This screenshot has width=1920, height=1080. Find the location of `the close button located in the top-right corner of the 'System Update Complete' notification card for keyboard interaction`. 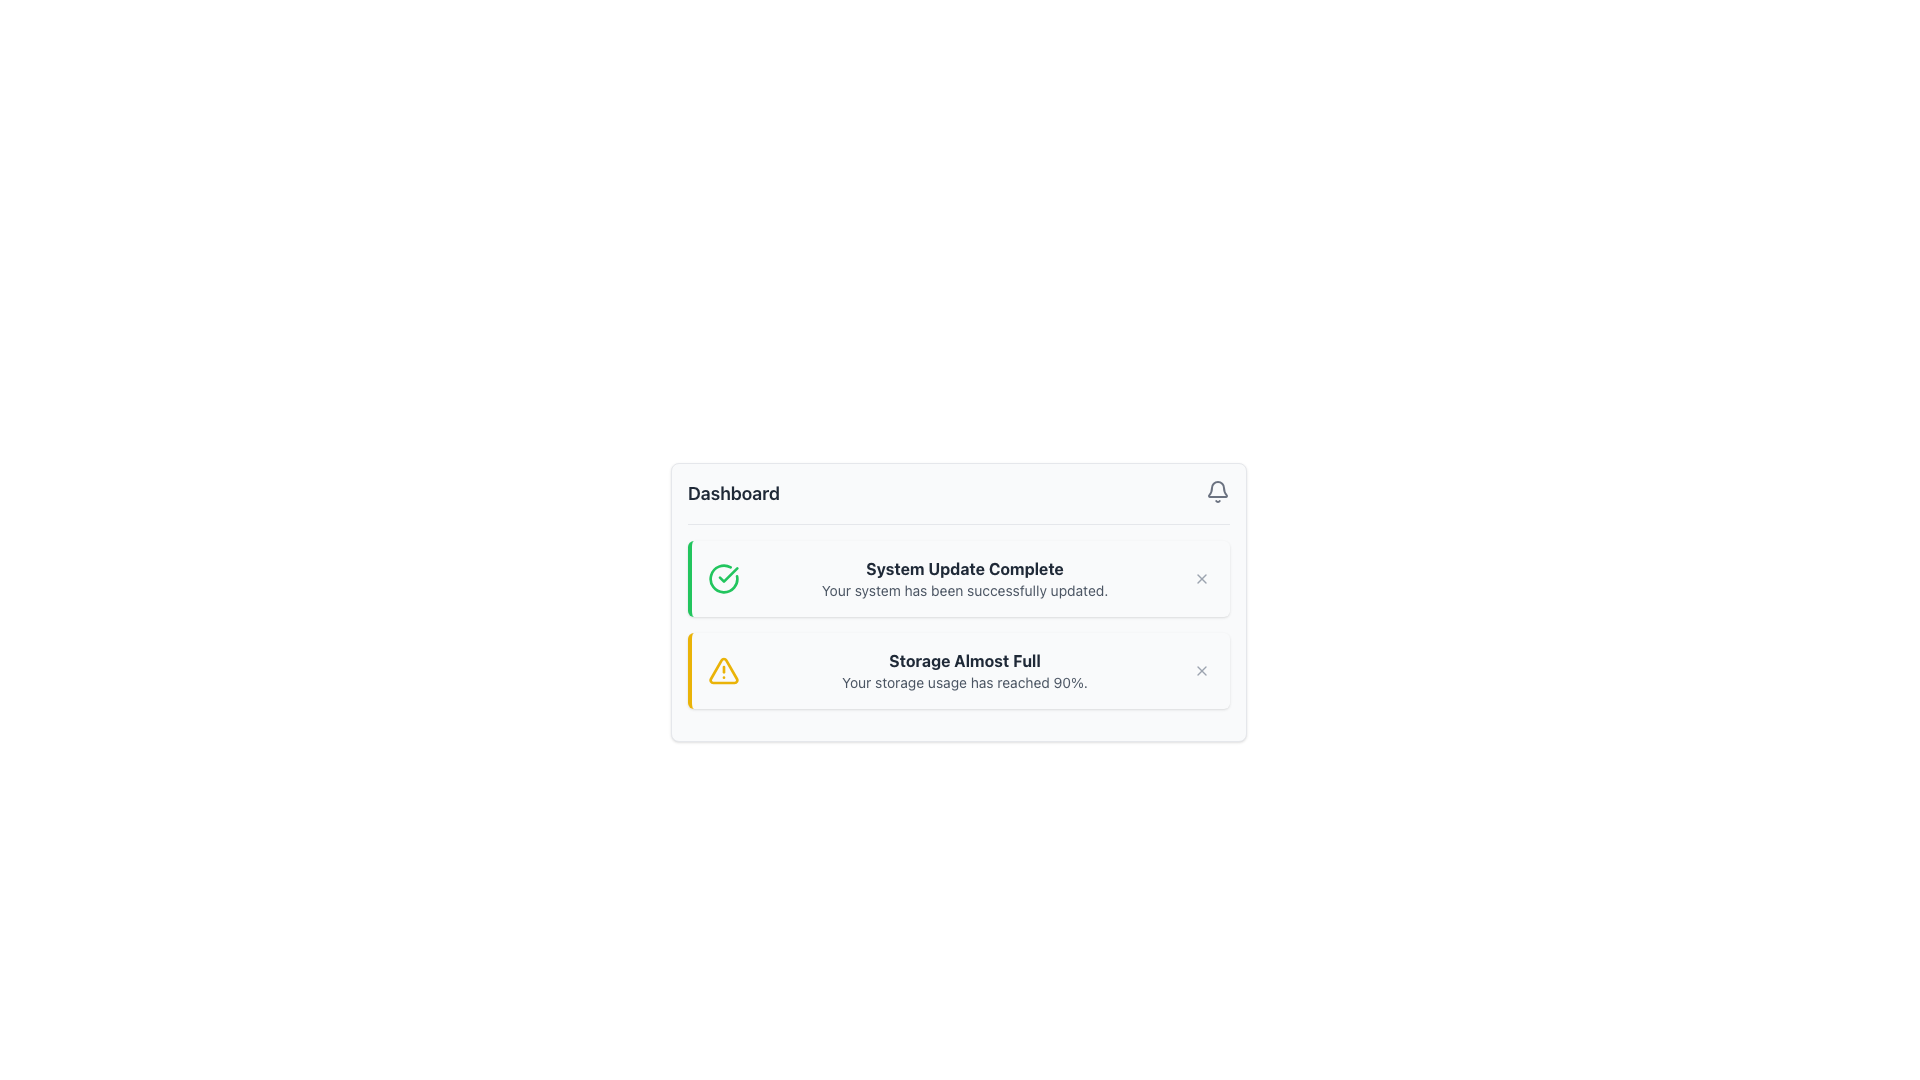

the close button located in the top-right corner of the 'System Update Complete' notification card for keyboard interaction is located at coordinates (1200, 578).